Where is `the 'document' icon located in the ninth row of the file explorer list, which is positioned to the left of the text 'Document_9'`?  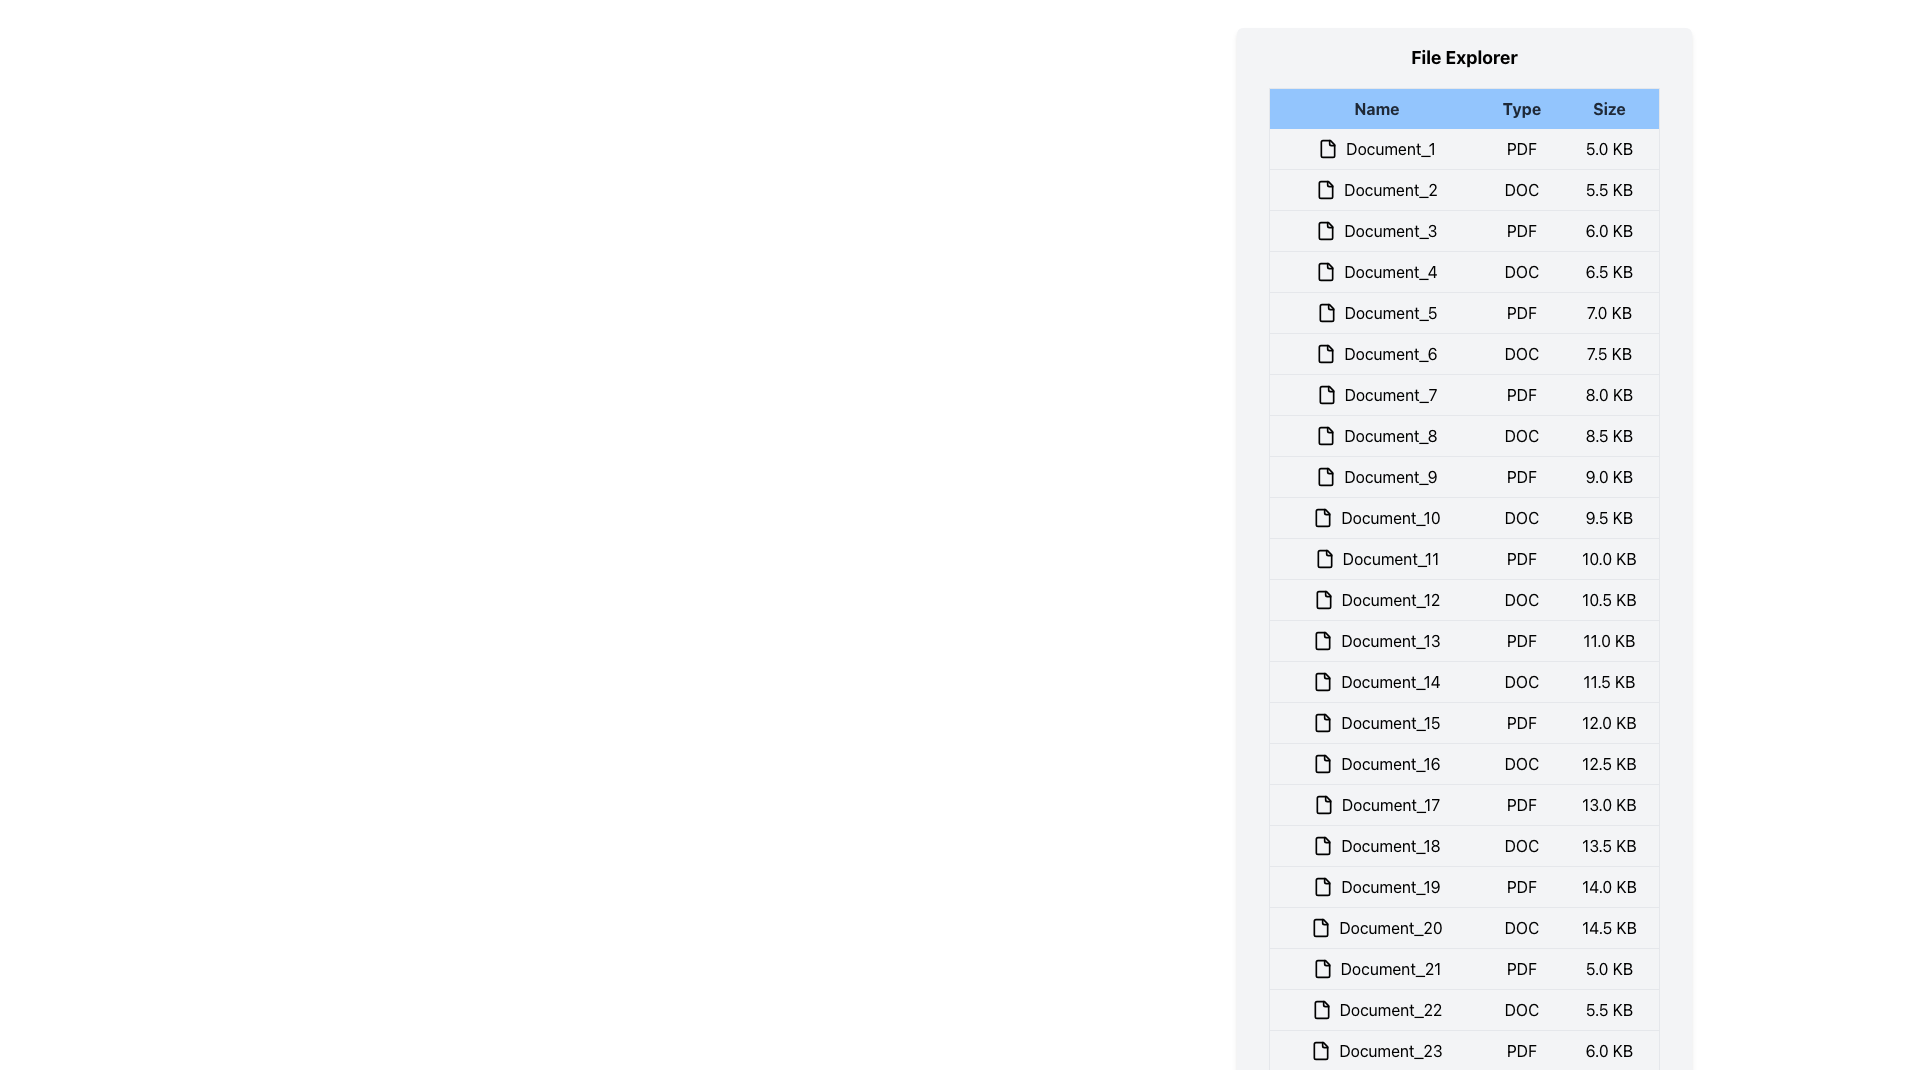
the 'document' icon located in the ninth row of the file explorer list, which is positioned to the left of the text 'Document_9' is located at coordinates (1326, 477).